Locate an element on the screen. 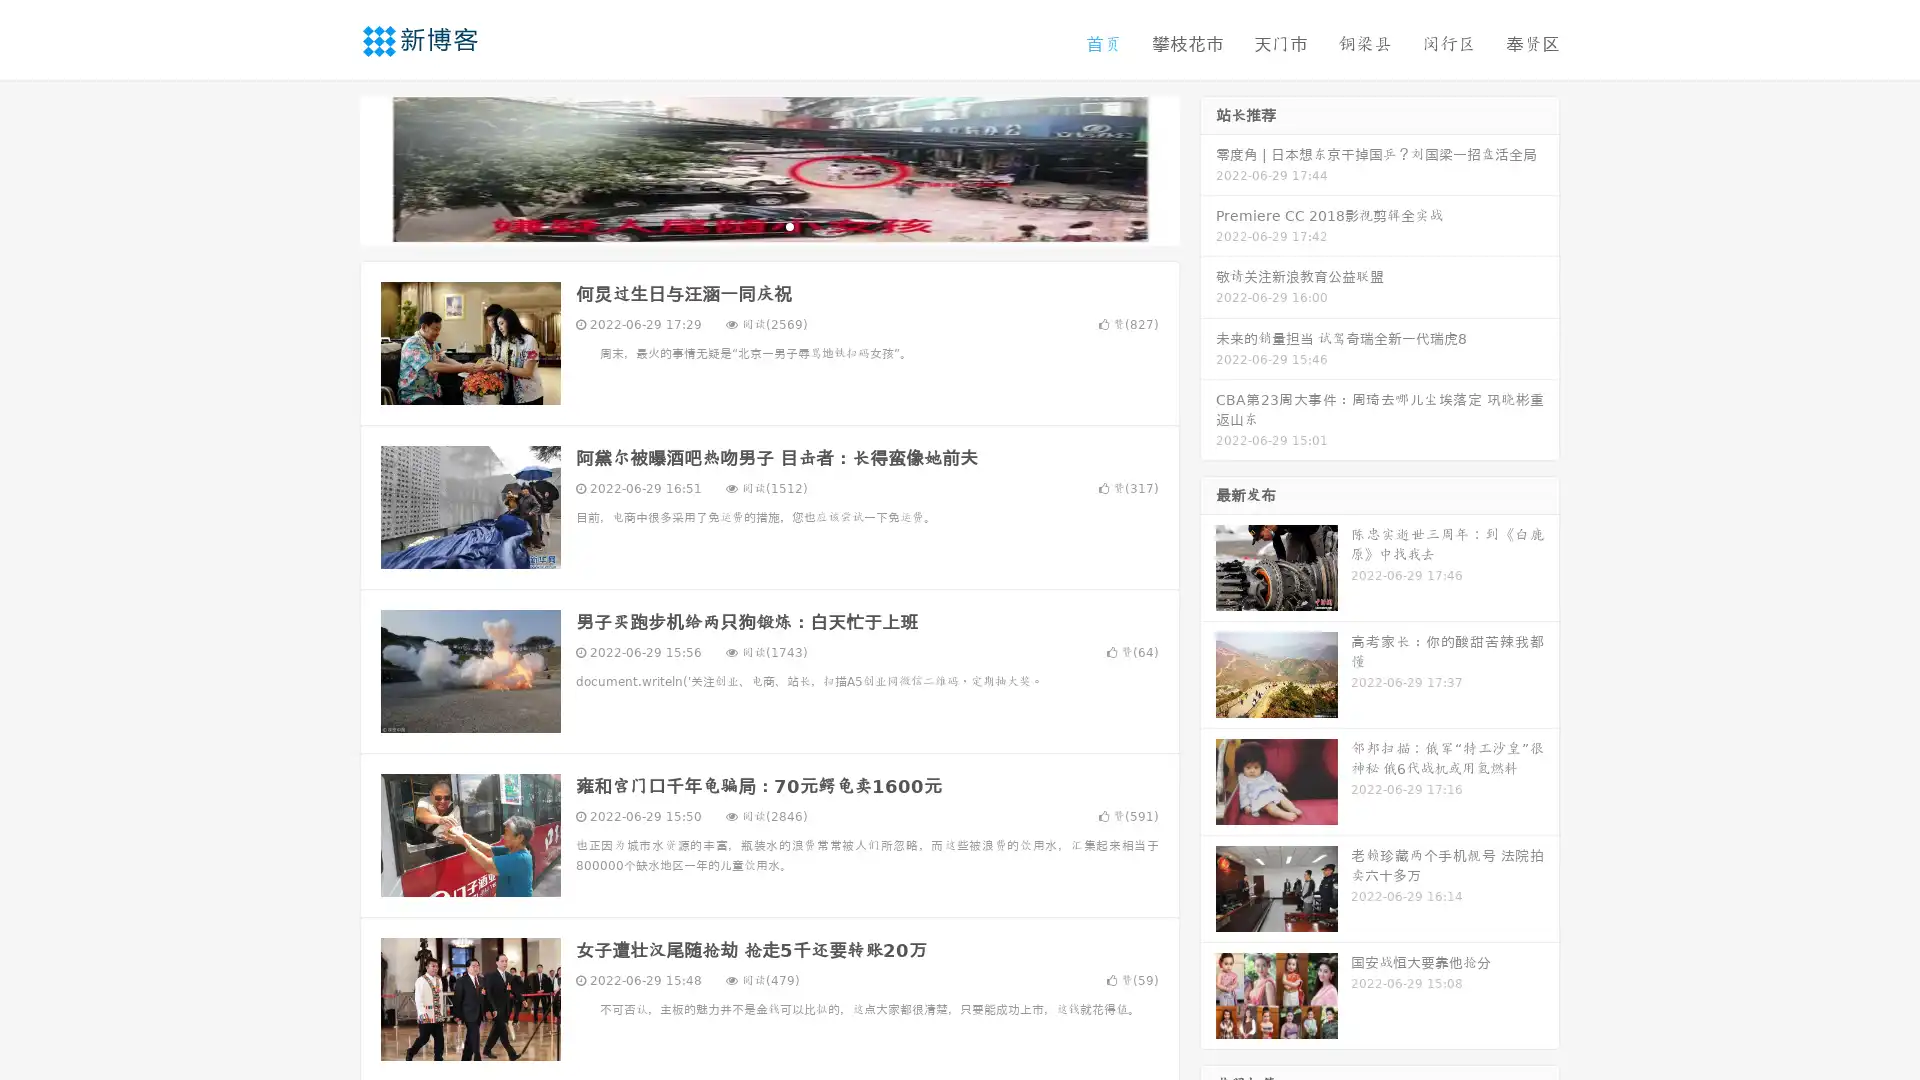 This screenshot has width=1920, height=1080. Go to slide 2 is located at coordinates (768, 225).